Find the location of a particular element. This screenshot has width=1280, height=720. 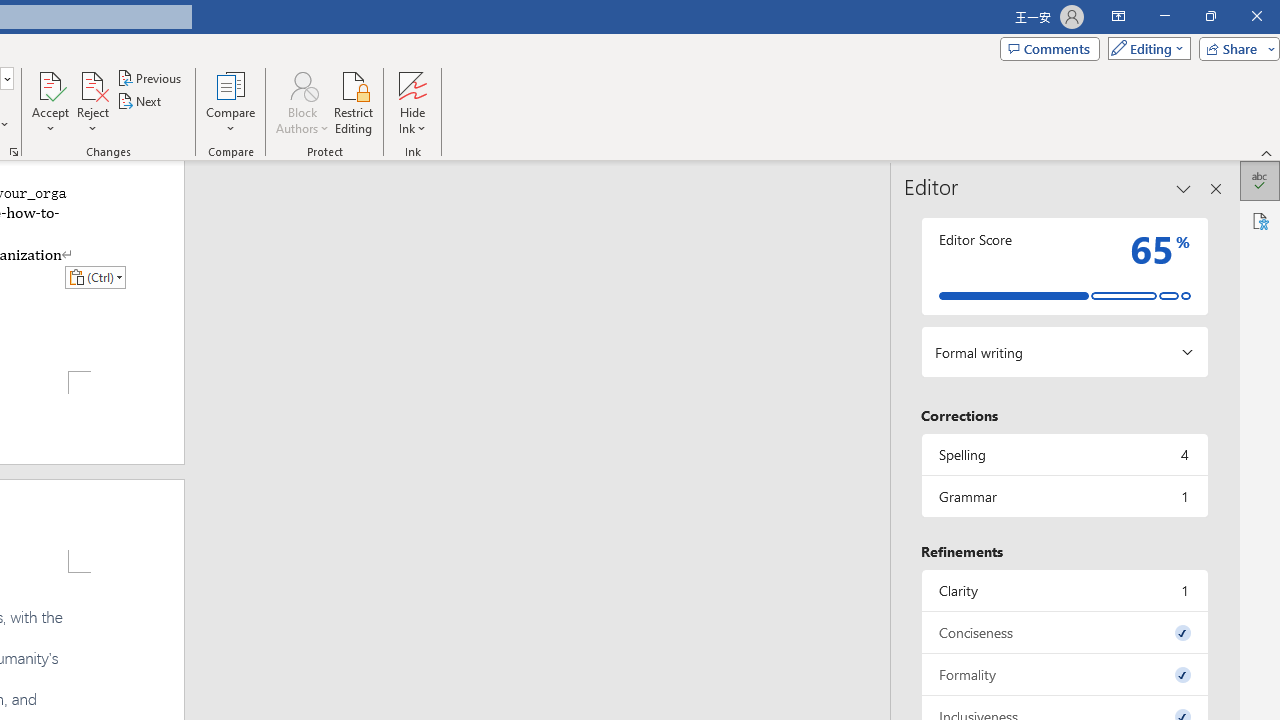

'Reject' is located at coordinates (91, 103).